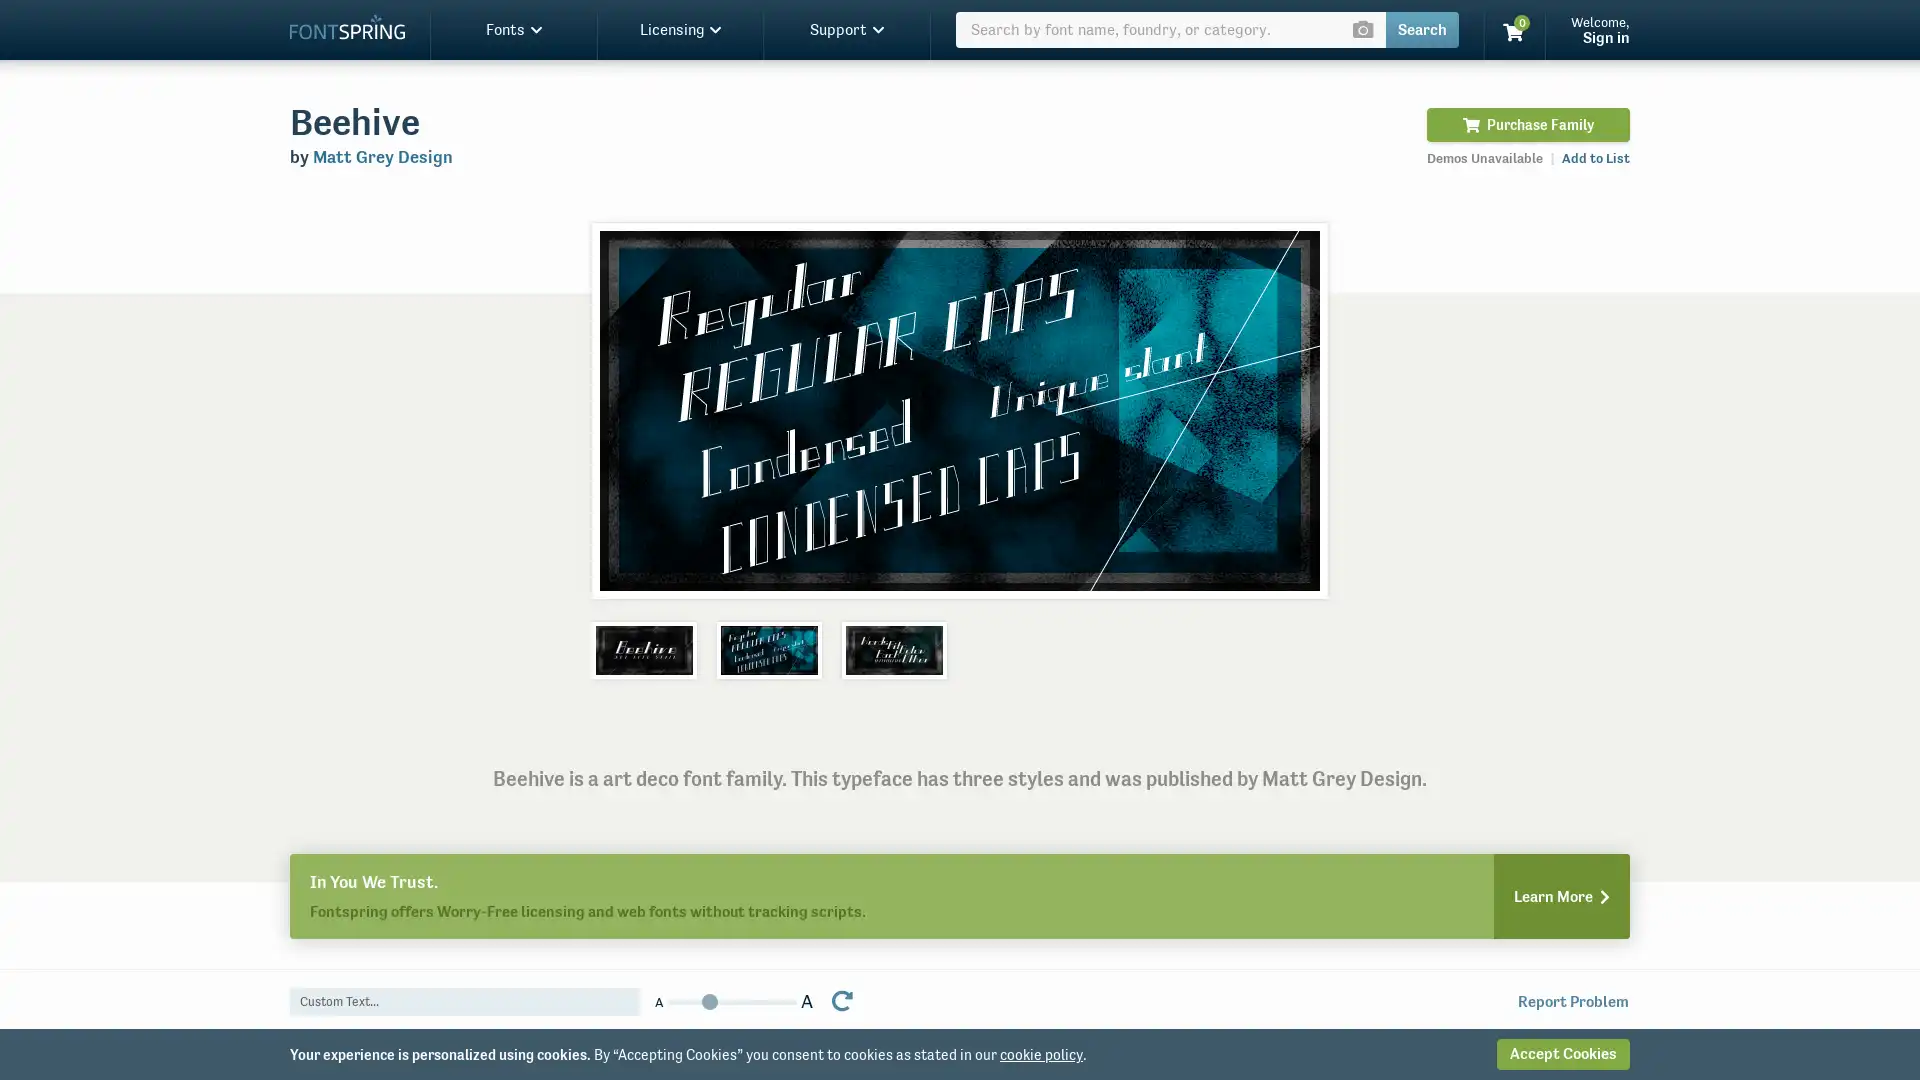  Describe the element at coordinates (1572, 1002) in the screenshot. I see `Report Problem` at that location.